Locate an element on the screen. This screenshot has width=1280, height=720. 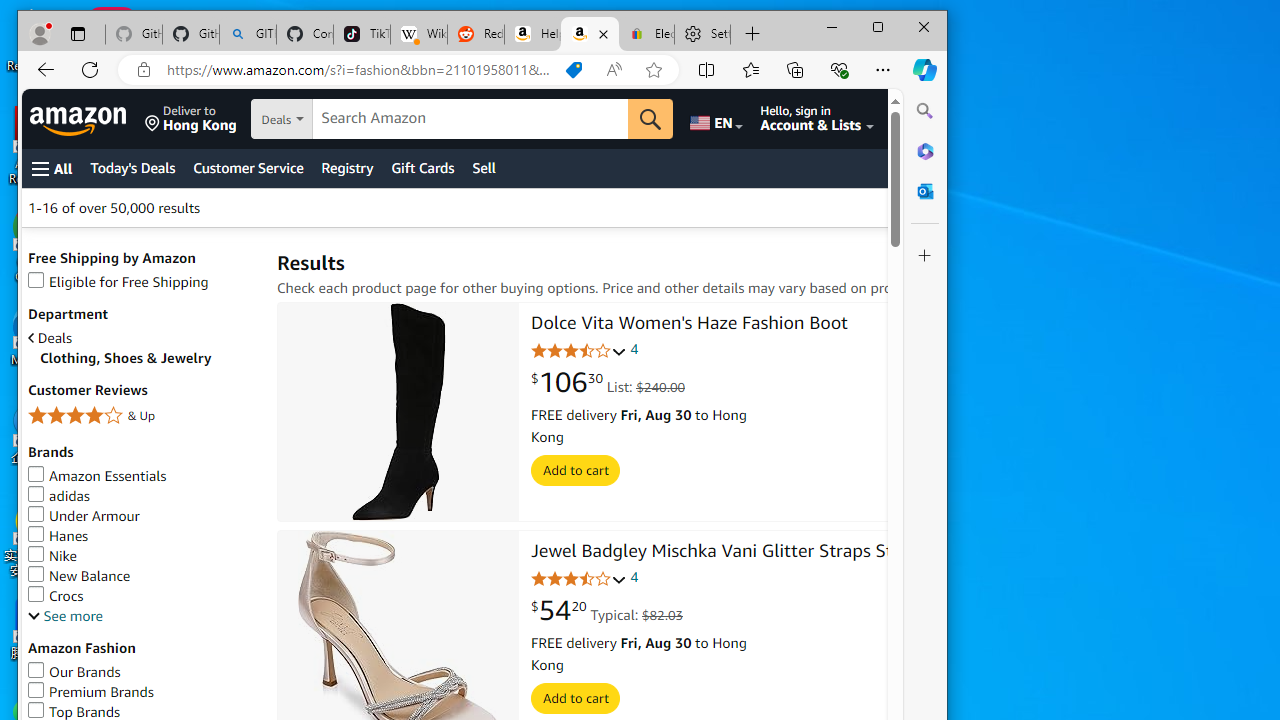
'TikTok' is located at coordinates (362, 34).